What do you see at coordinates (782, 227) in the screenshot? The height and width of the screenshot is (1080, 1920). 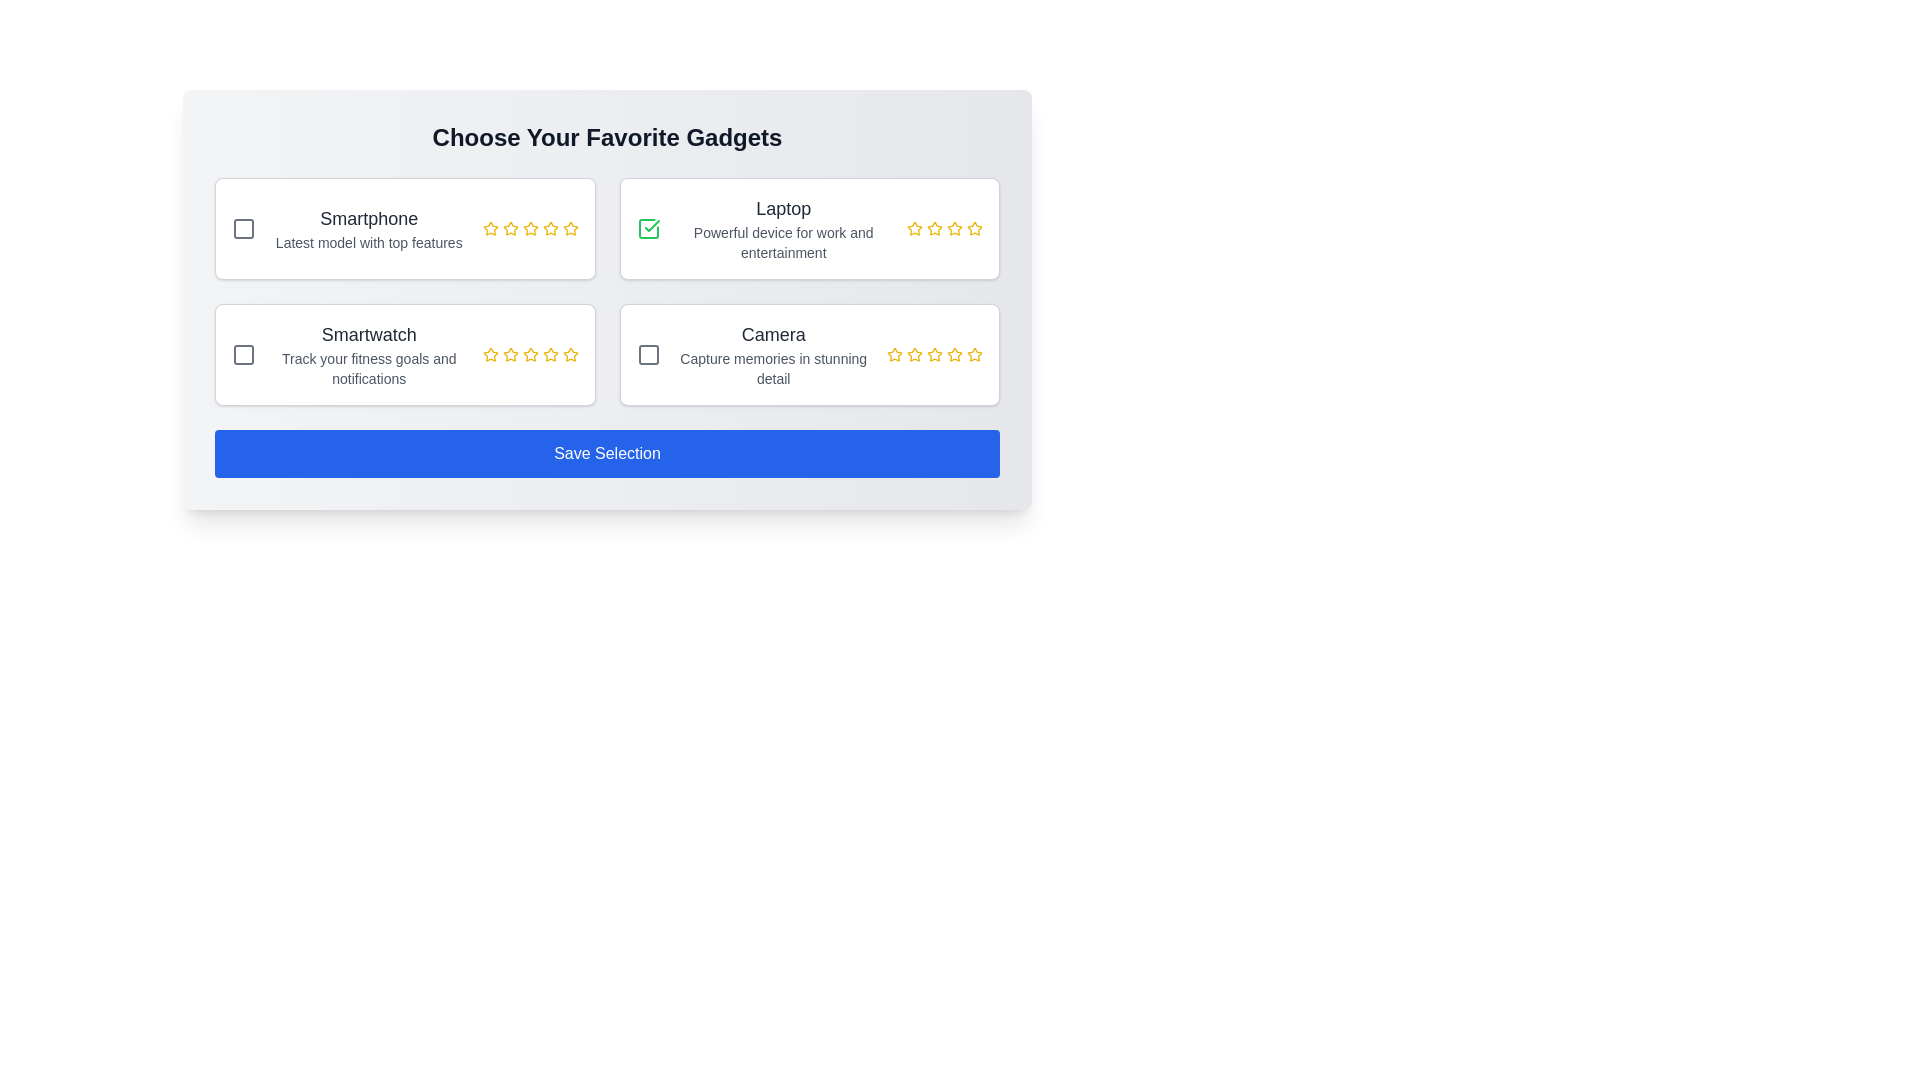 I see `title and description of the 'Laptop' gadget, which is located in the top-right box of the selection interface between a checkbox and a rating system` at bounding box center [782, 227].